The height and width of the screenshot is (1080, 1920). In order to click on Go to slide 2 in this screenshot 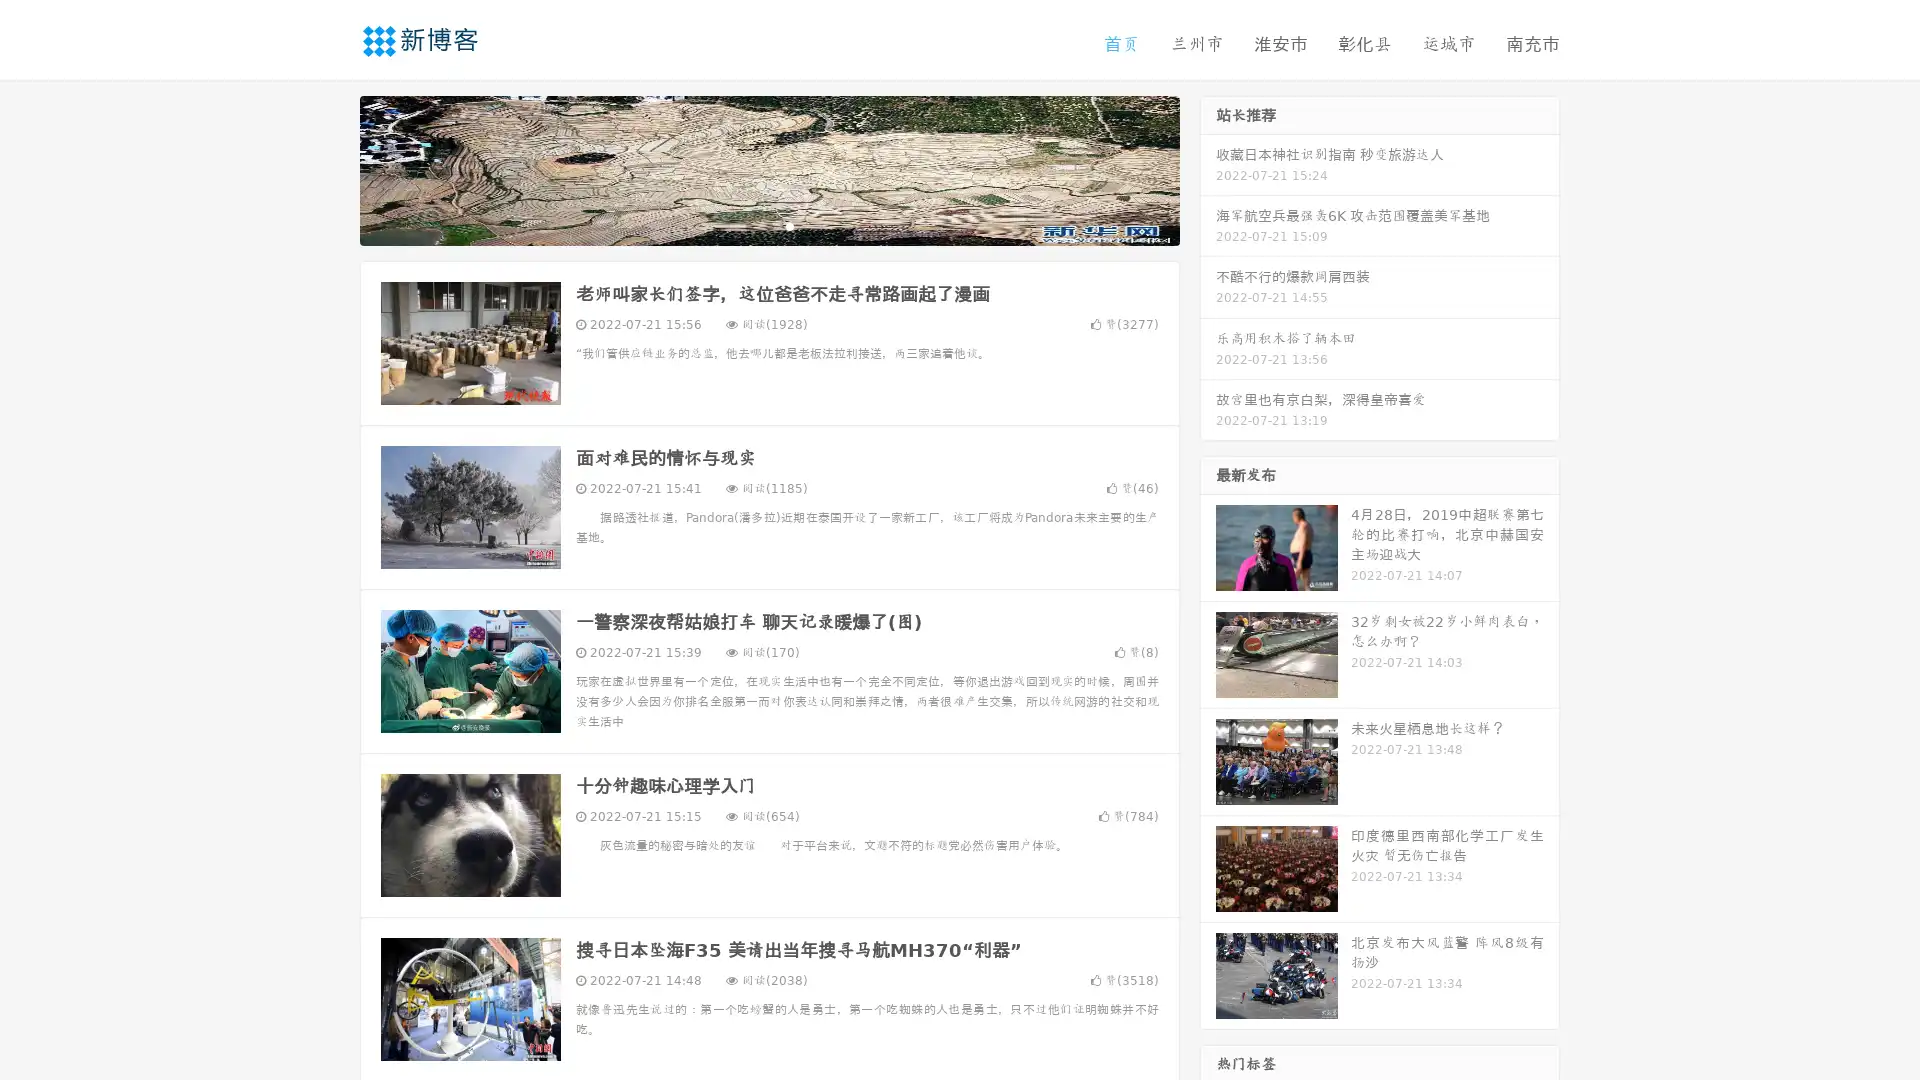, I will do `click(768, 225)`.